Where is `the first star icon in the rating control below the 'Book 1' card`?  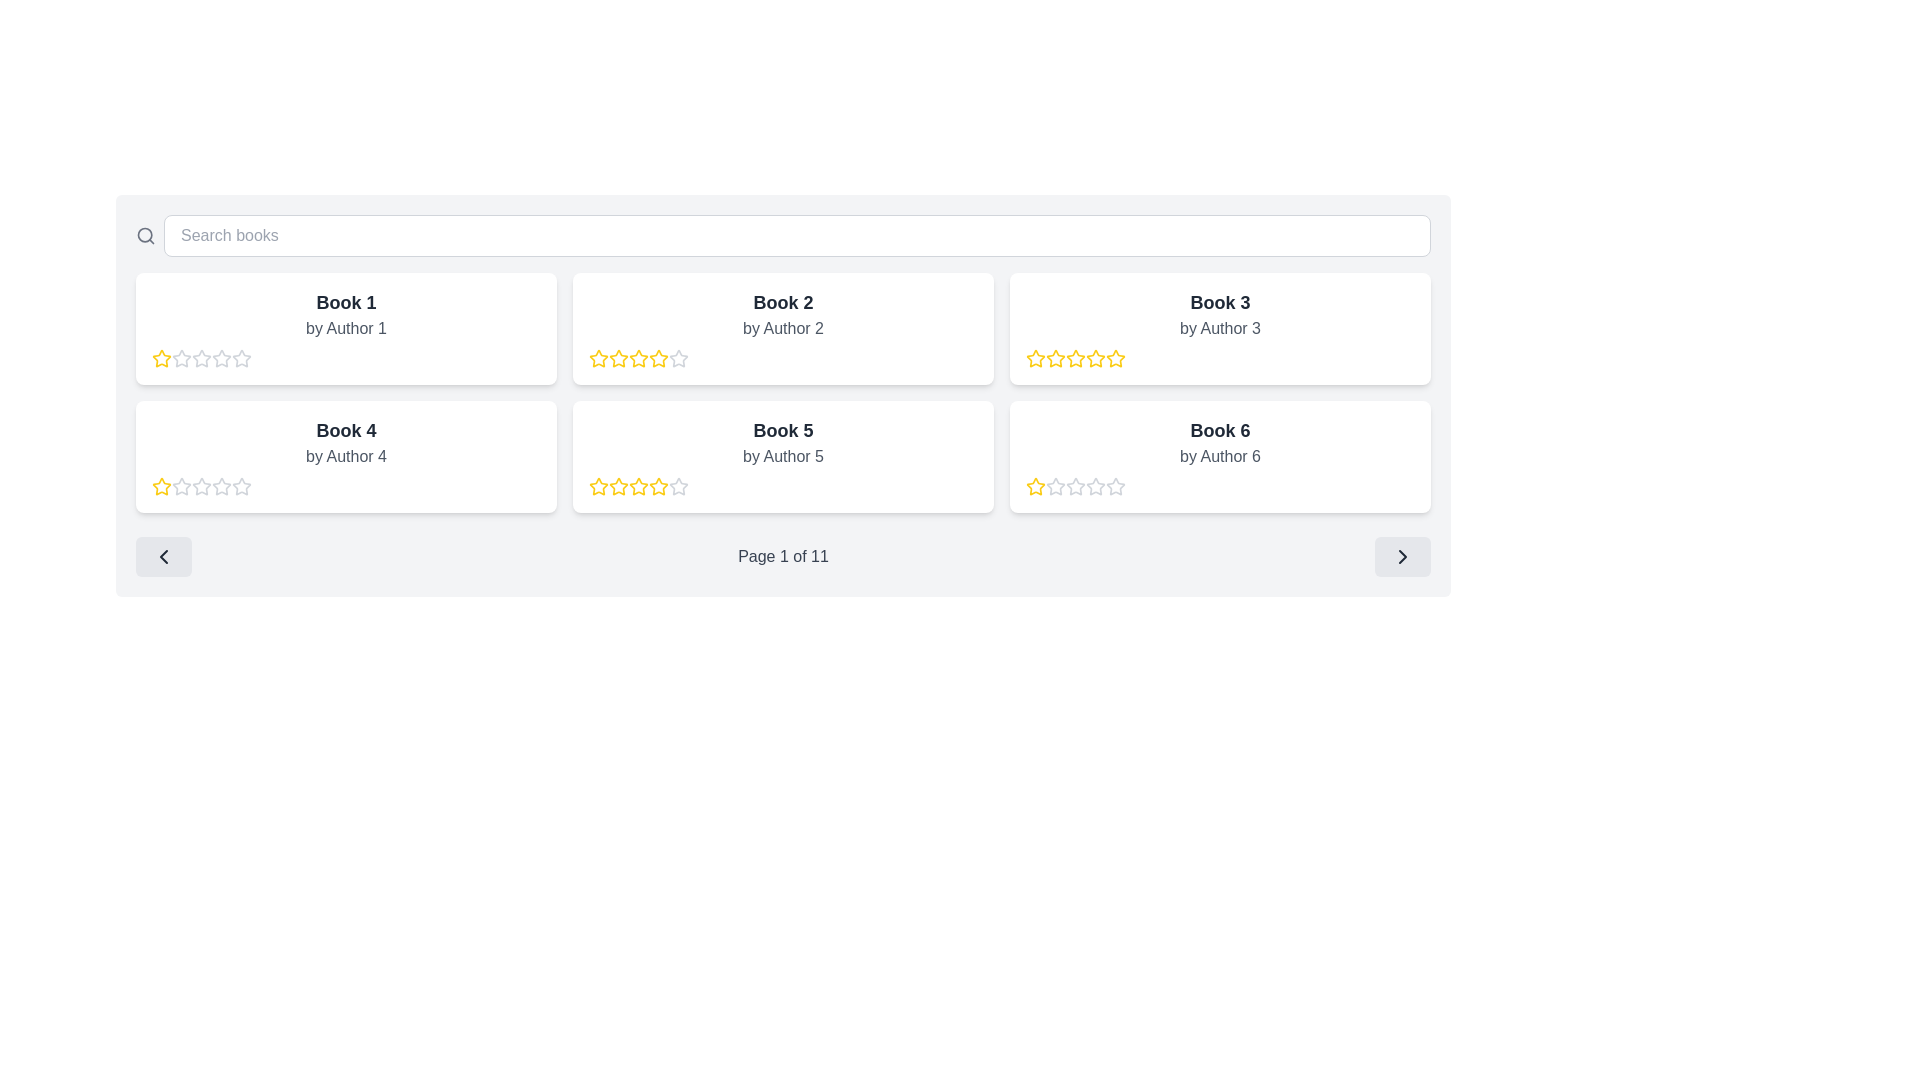
the first star icon in the rating control below the 'Book 1' card is located at coordinates (162, 357).